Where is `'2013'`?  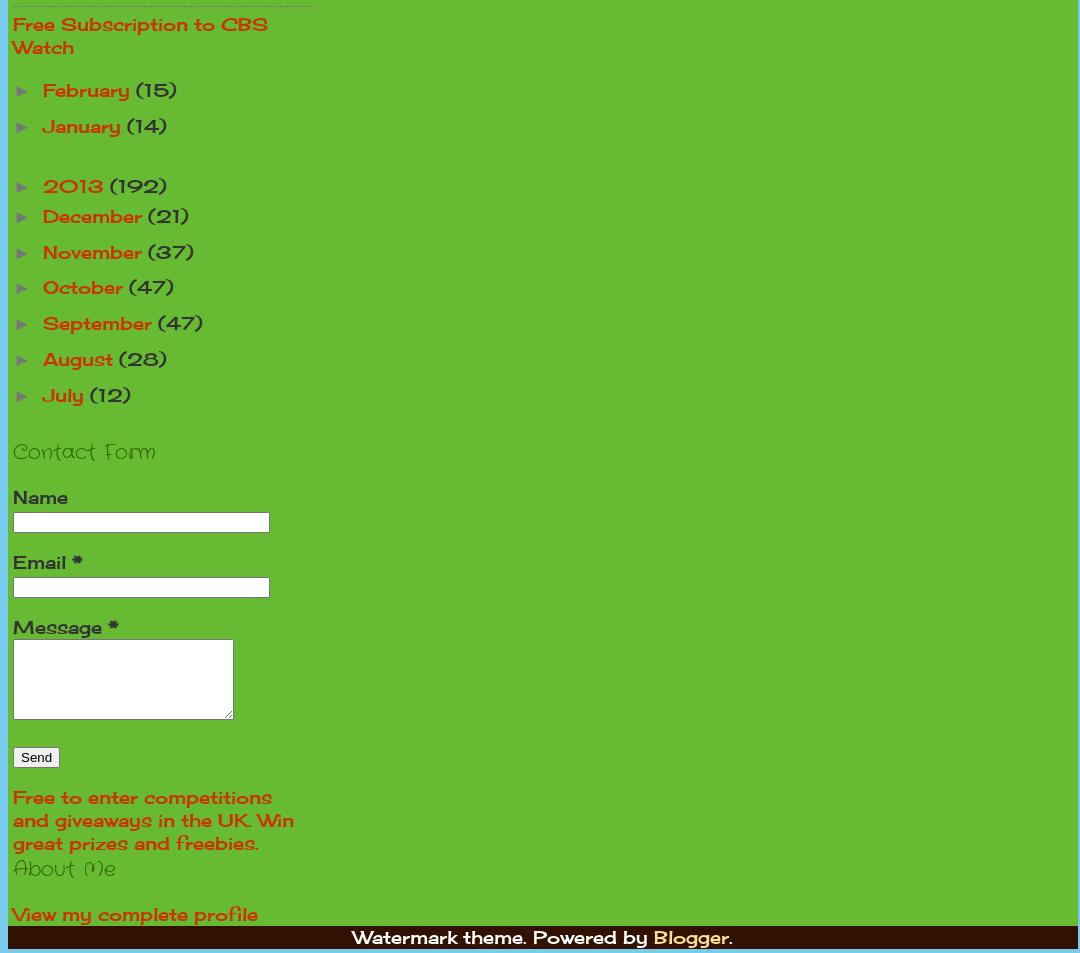
'2013' is located at coordinates (75, 185).